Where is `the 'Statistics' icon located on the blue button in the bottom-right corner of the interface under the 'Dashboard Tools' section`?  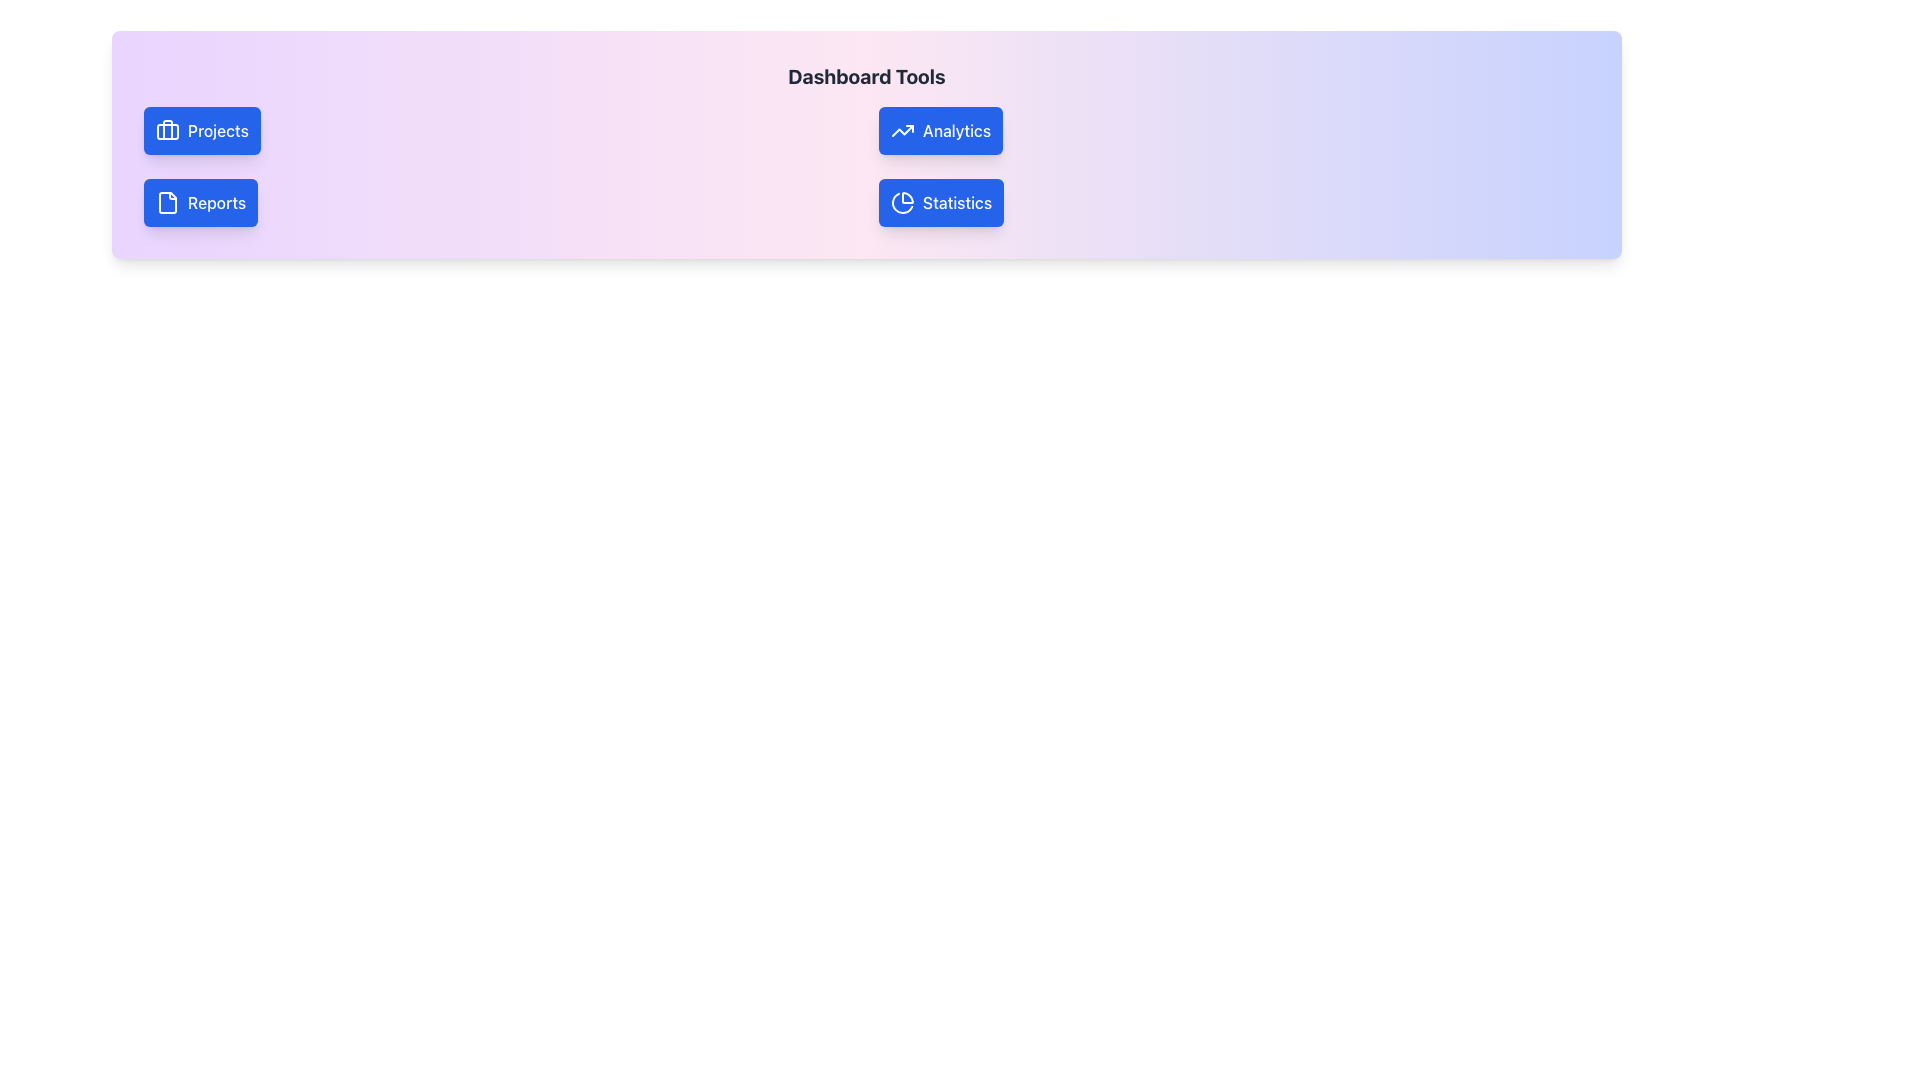
the 'Statistics' icon located on the blue button in the bottom-right corner of the interface under the 'Dashboard Tools' section is located at coordinates (901, 203).